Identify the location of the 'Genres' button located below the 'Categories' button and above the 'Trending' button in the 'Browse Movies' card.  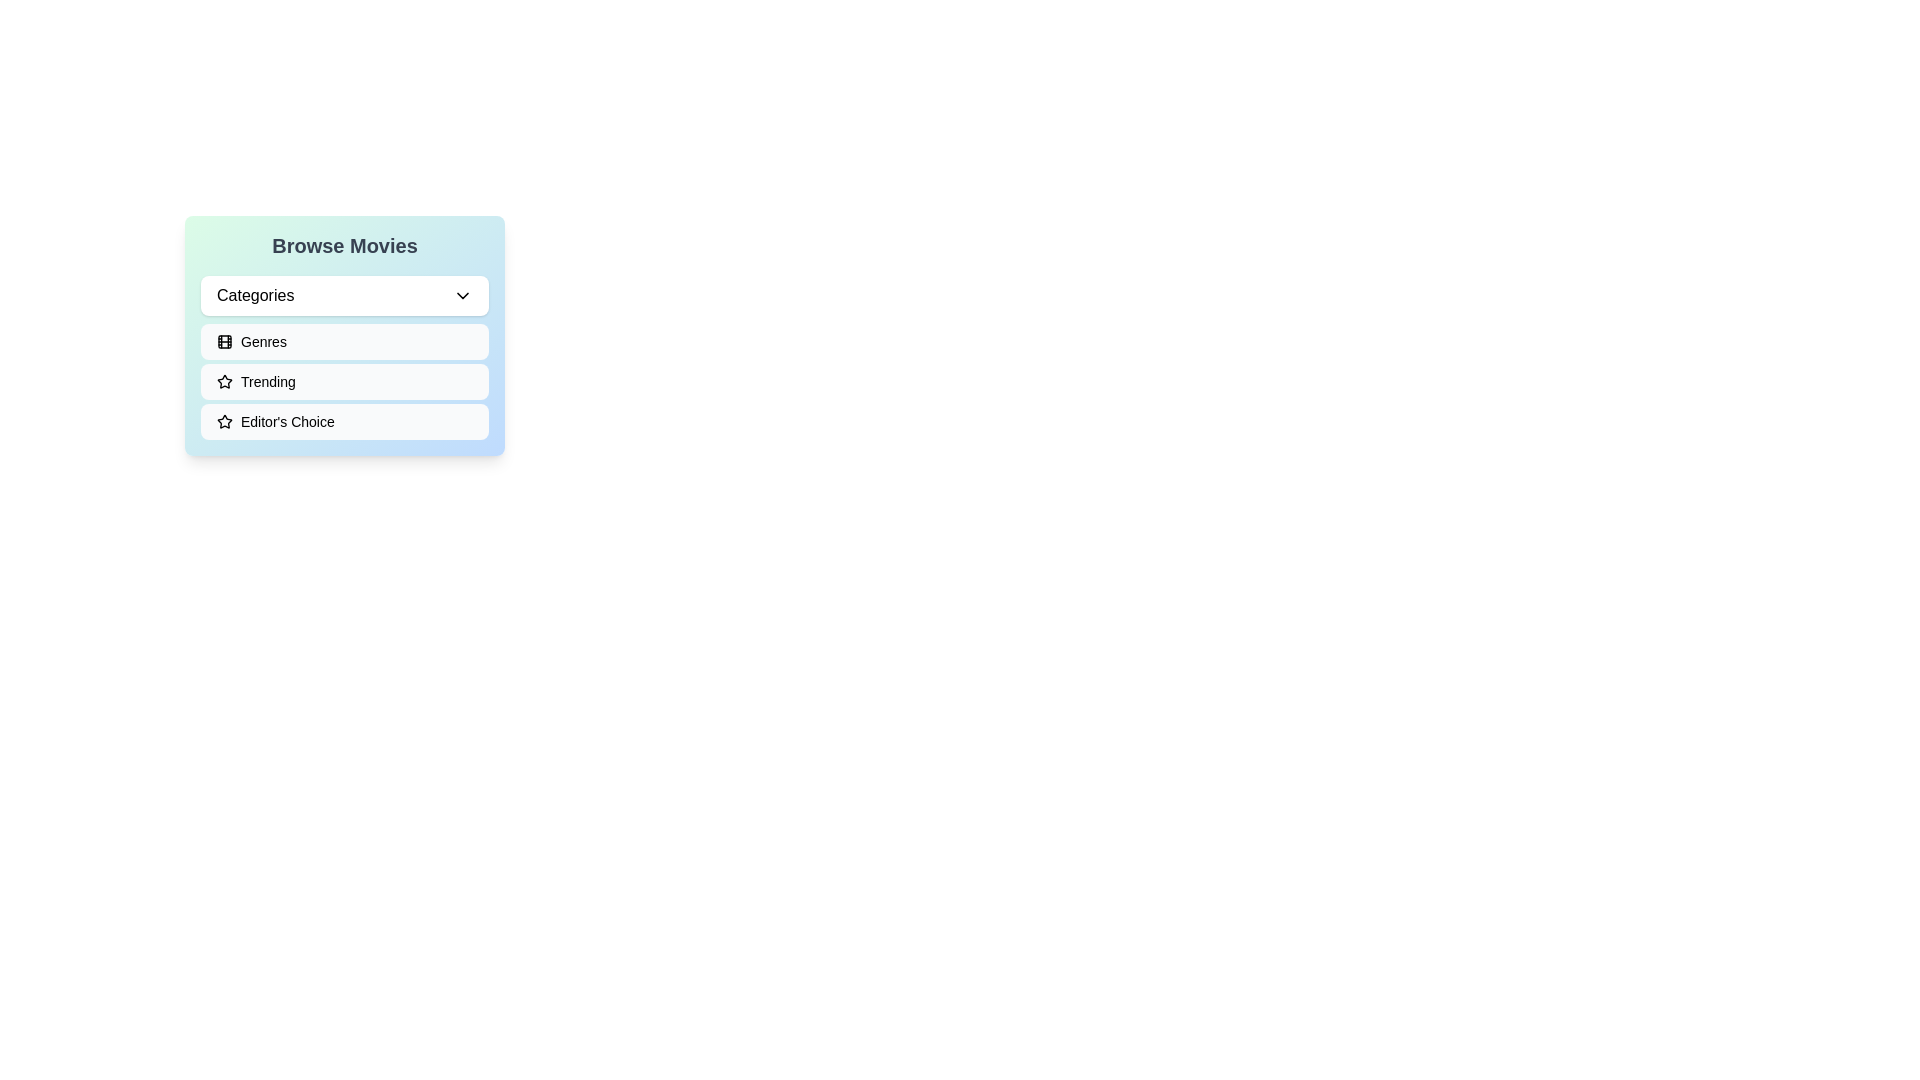
(345, 334).